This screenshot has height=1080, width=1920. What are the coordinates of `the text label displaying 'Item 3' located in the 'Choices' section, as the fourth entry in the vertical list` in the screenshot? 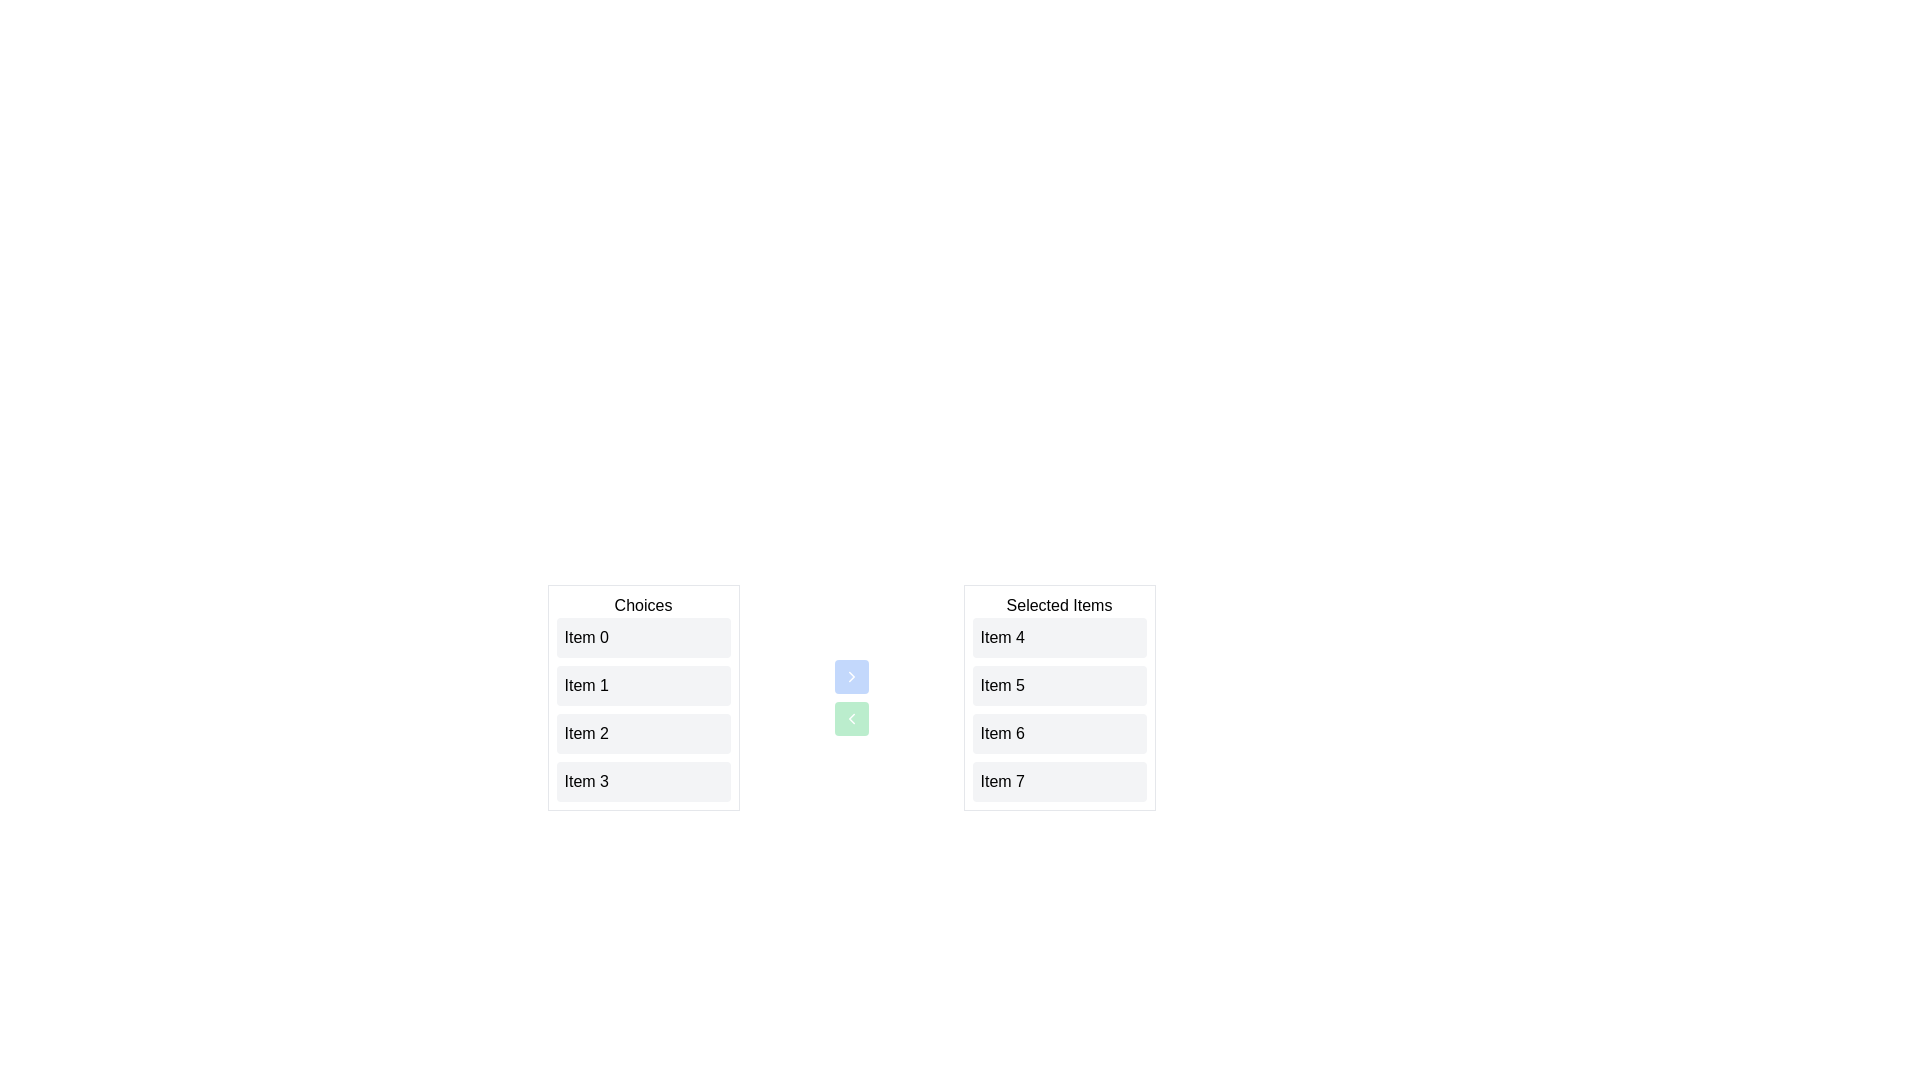 It's located at (585, 781).